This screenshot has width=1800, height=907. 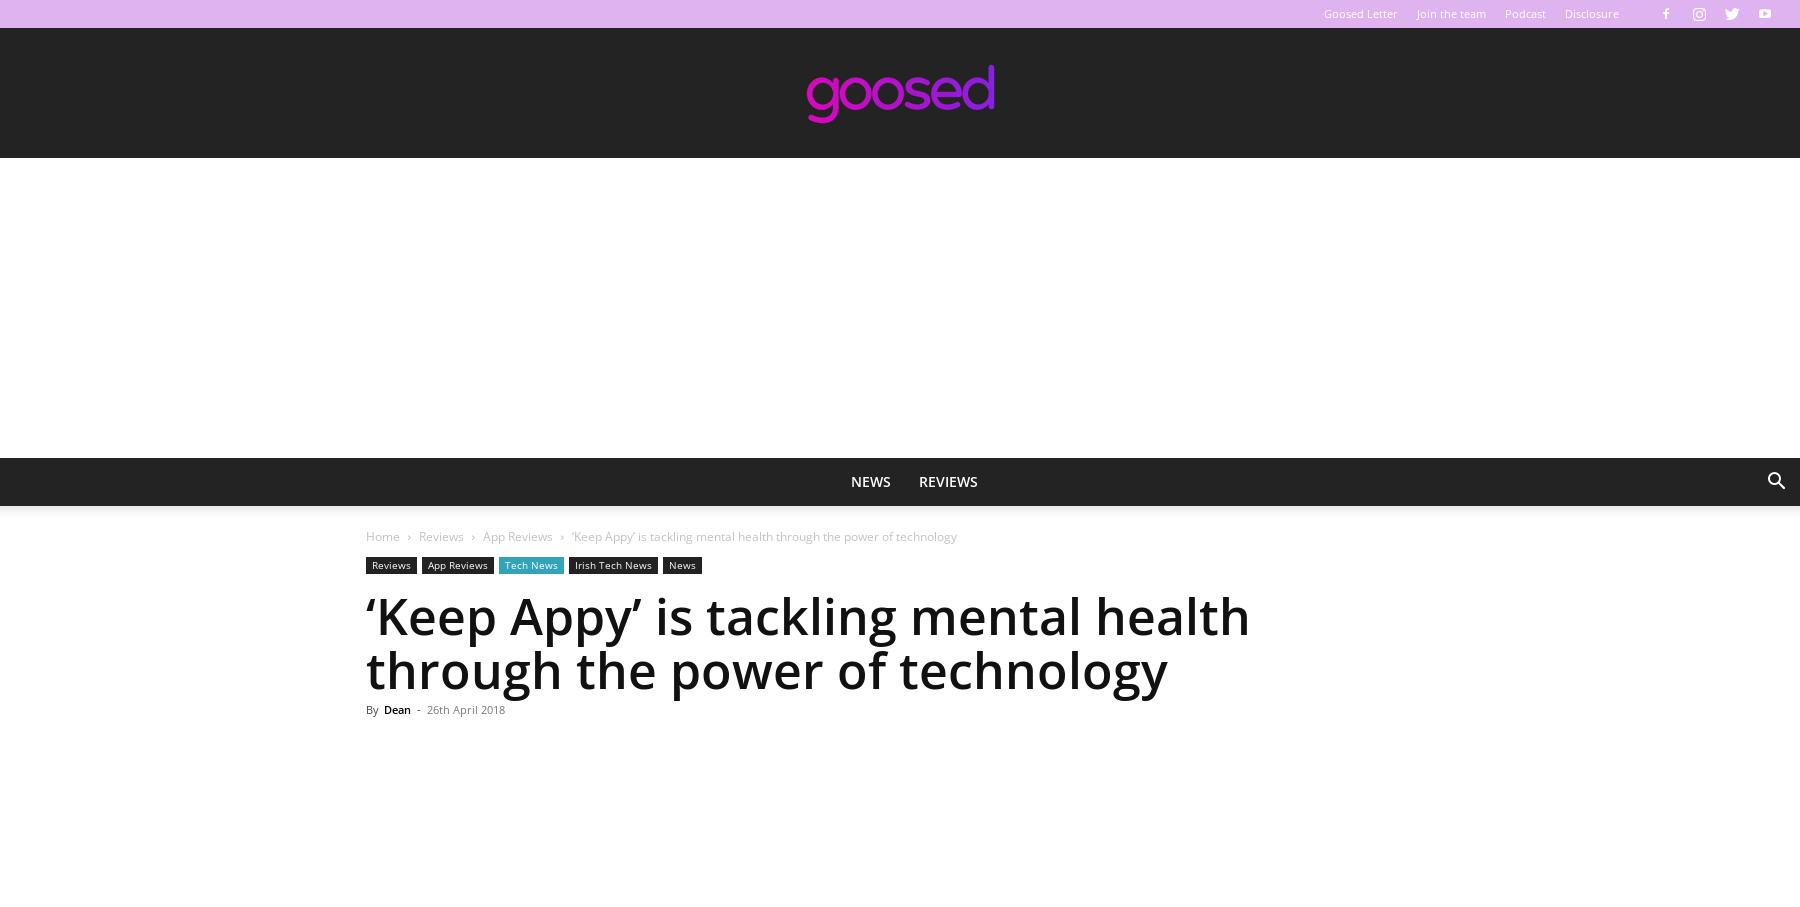 I want to click on 'Irish Tech News', so click(x=613, y=564).